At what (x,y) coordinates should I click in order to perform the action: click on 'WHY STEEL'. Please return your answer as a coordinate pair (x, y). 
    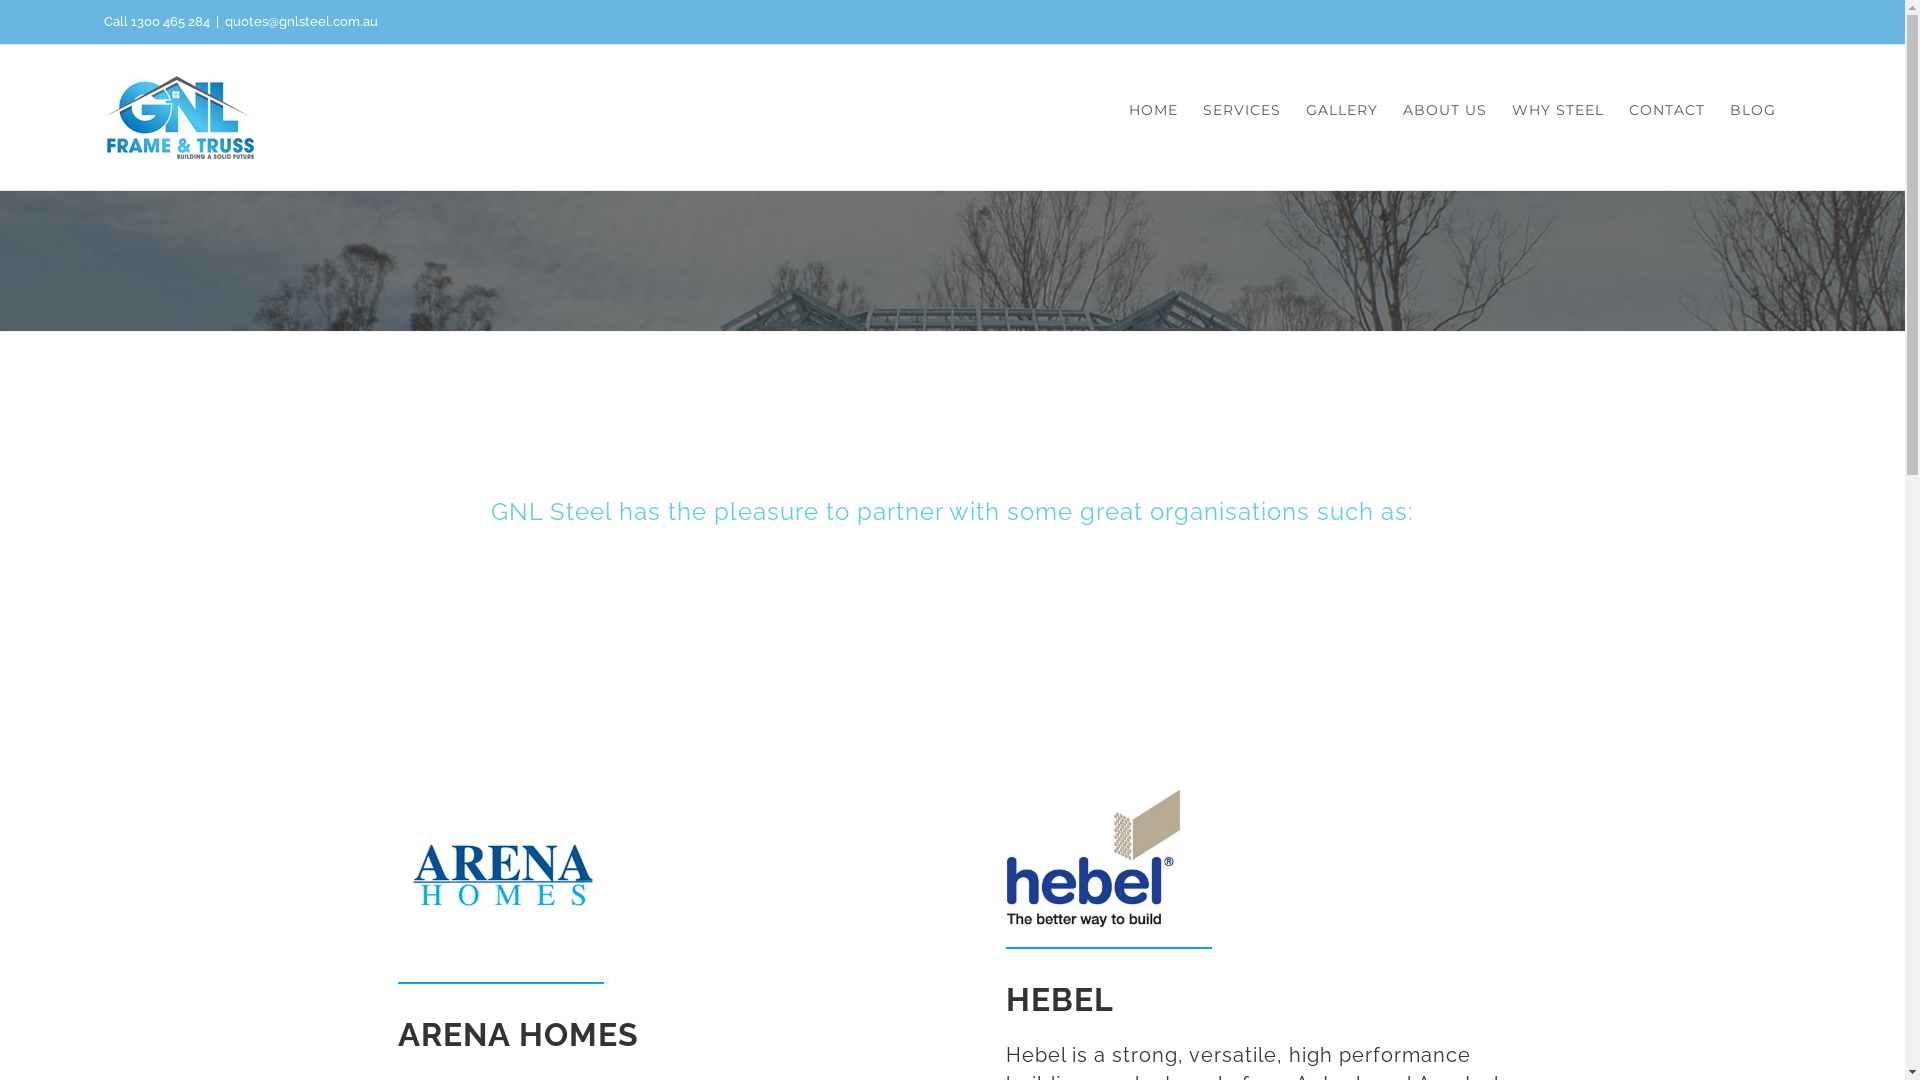
    Looking at the image, I should click on (1512, 110).